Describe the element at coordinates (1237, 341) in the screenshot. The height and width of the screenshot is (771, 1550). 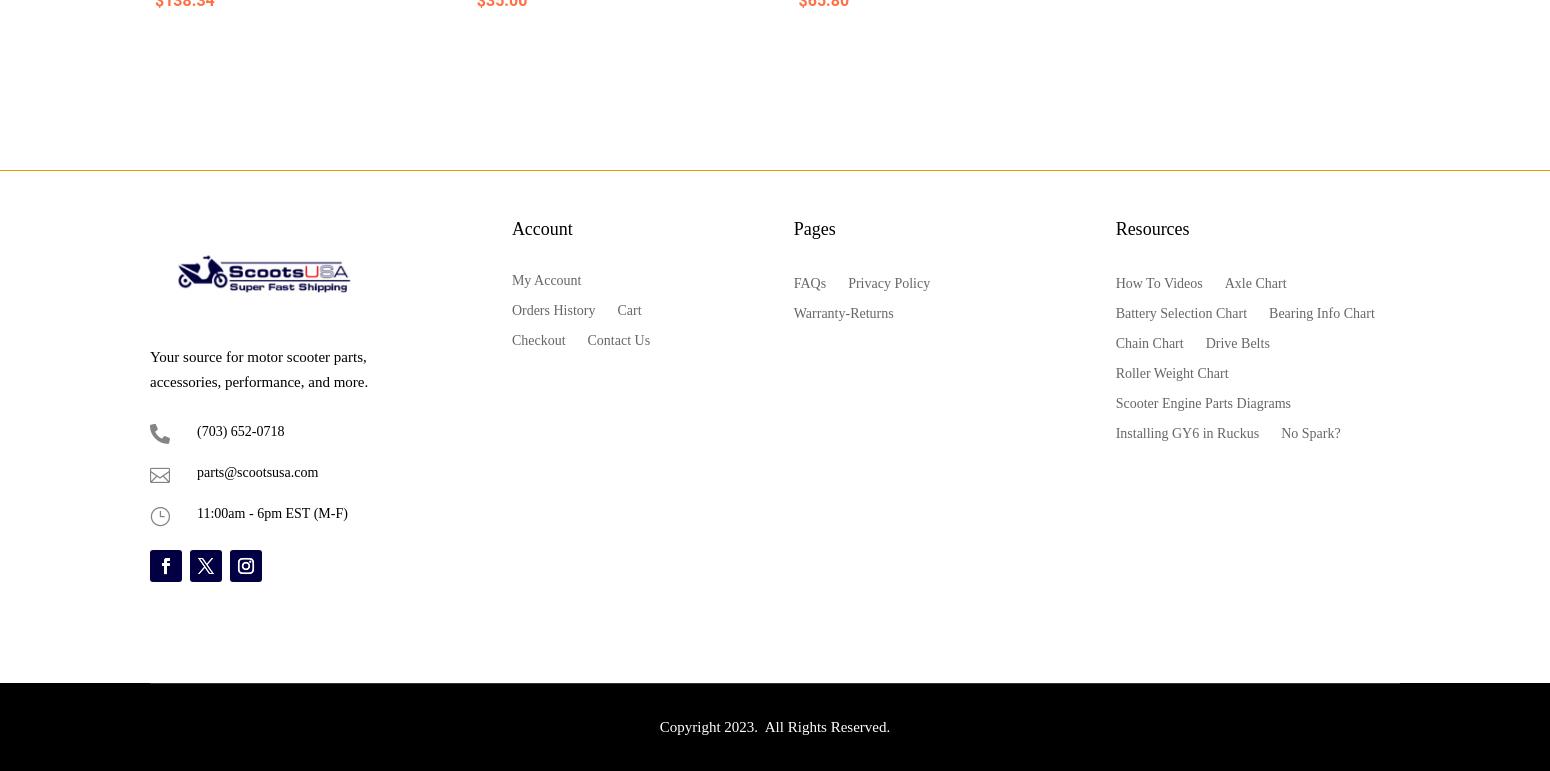
I see `'Drive Belts'` at that location.